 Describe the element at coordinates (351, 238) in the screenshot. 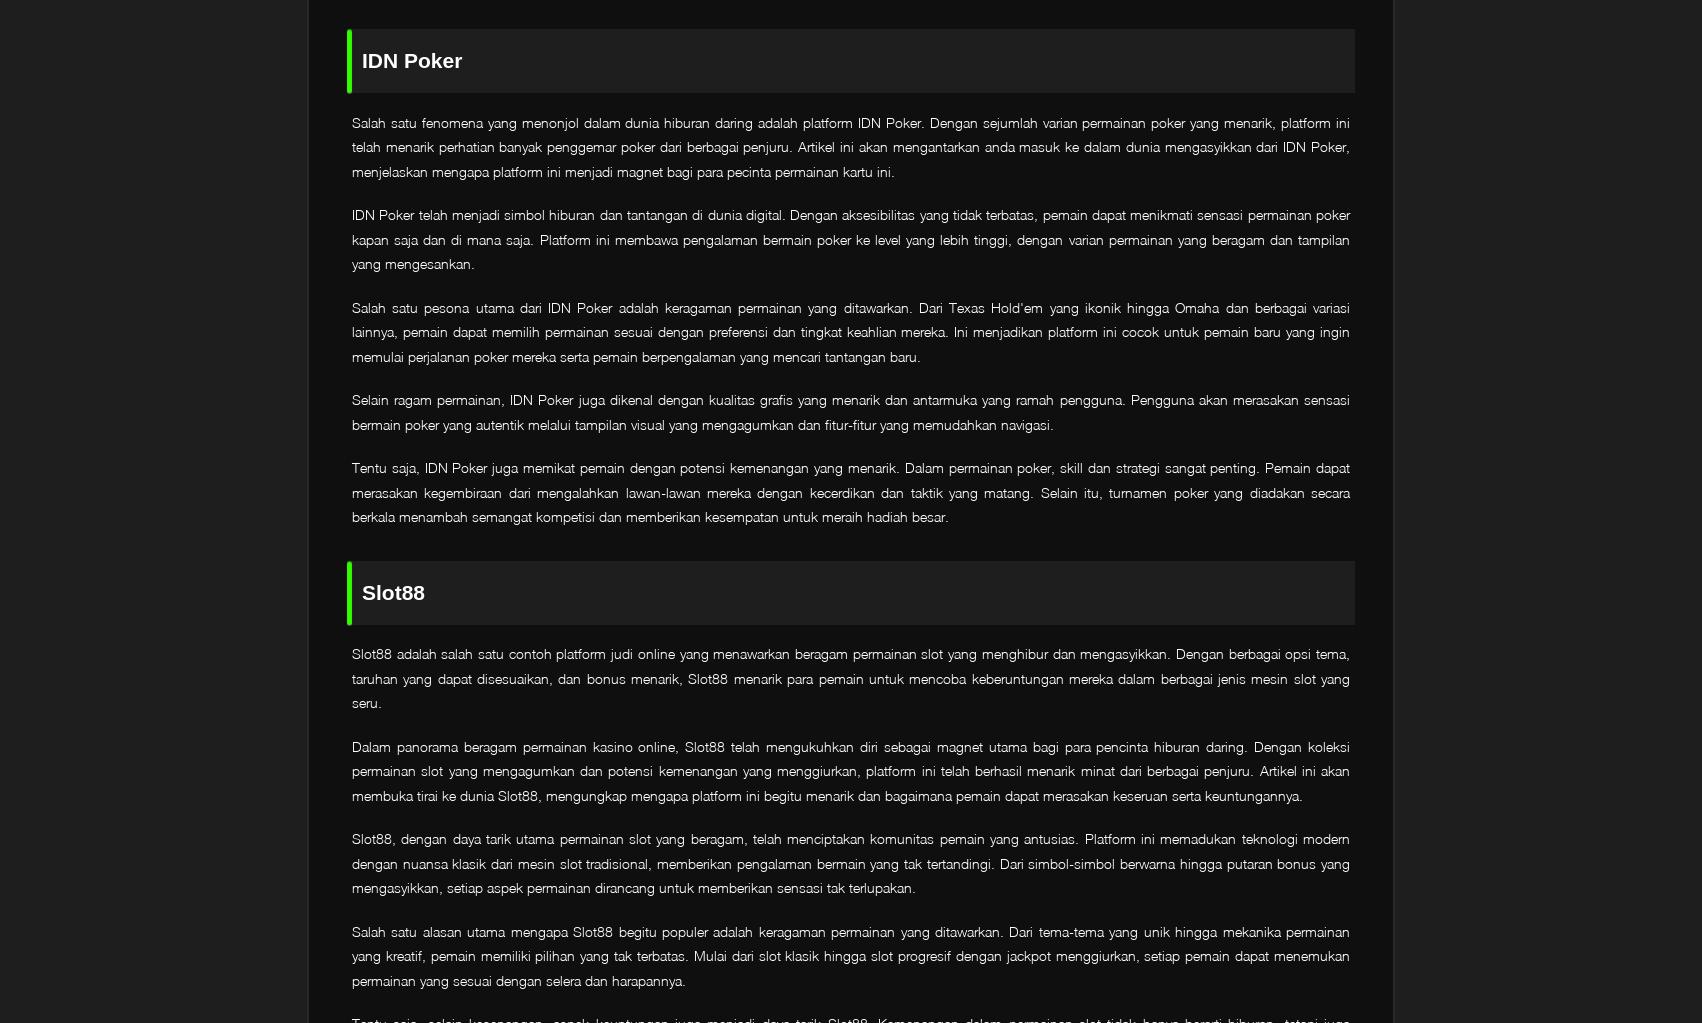

I see `'IDN Poker telah menjadi simbol hiburan dan tantangan di dunia digital. Dengan aksesibilitas yang tidak terbatas, pemain dapat menikmati sensasi permainan poker kapan saja dan di mana saja. Platform ini membawa pengalaman bermain poker ke level yang lebih tinggi, dengan varian permainan yang beragam dan tampilan yang mengesankan.'` at that location.